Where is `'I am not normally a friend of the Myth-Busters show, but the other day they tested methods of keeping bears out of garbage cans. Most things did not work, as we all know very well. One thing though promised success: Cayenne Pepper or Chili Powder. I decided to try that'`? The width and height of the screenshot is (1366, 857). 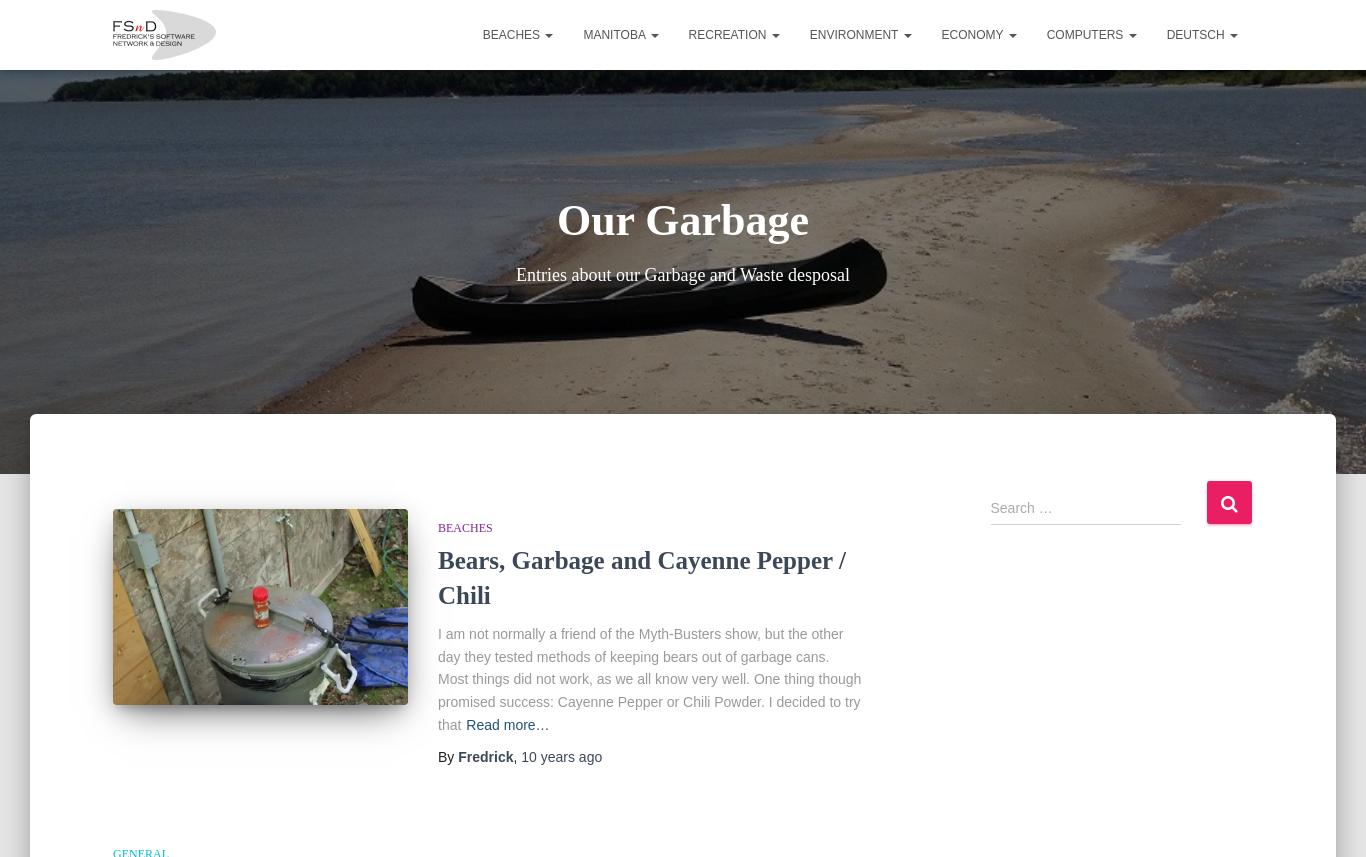 'I am not normally a friend of the Myth-Busters show, but the other day they tested methods of keeping bears out of garbage cans. Most things did not work, as we all know very well. One thing though promised success: Cayenne Pepper or Chili Powder. I decided to try that' is located at coordinates (648, 678).